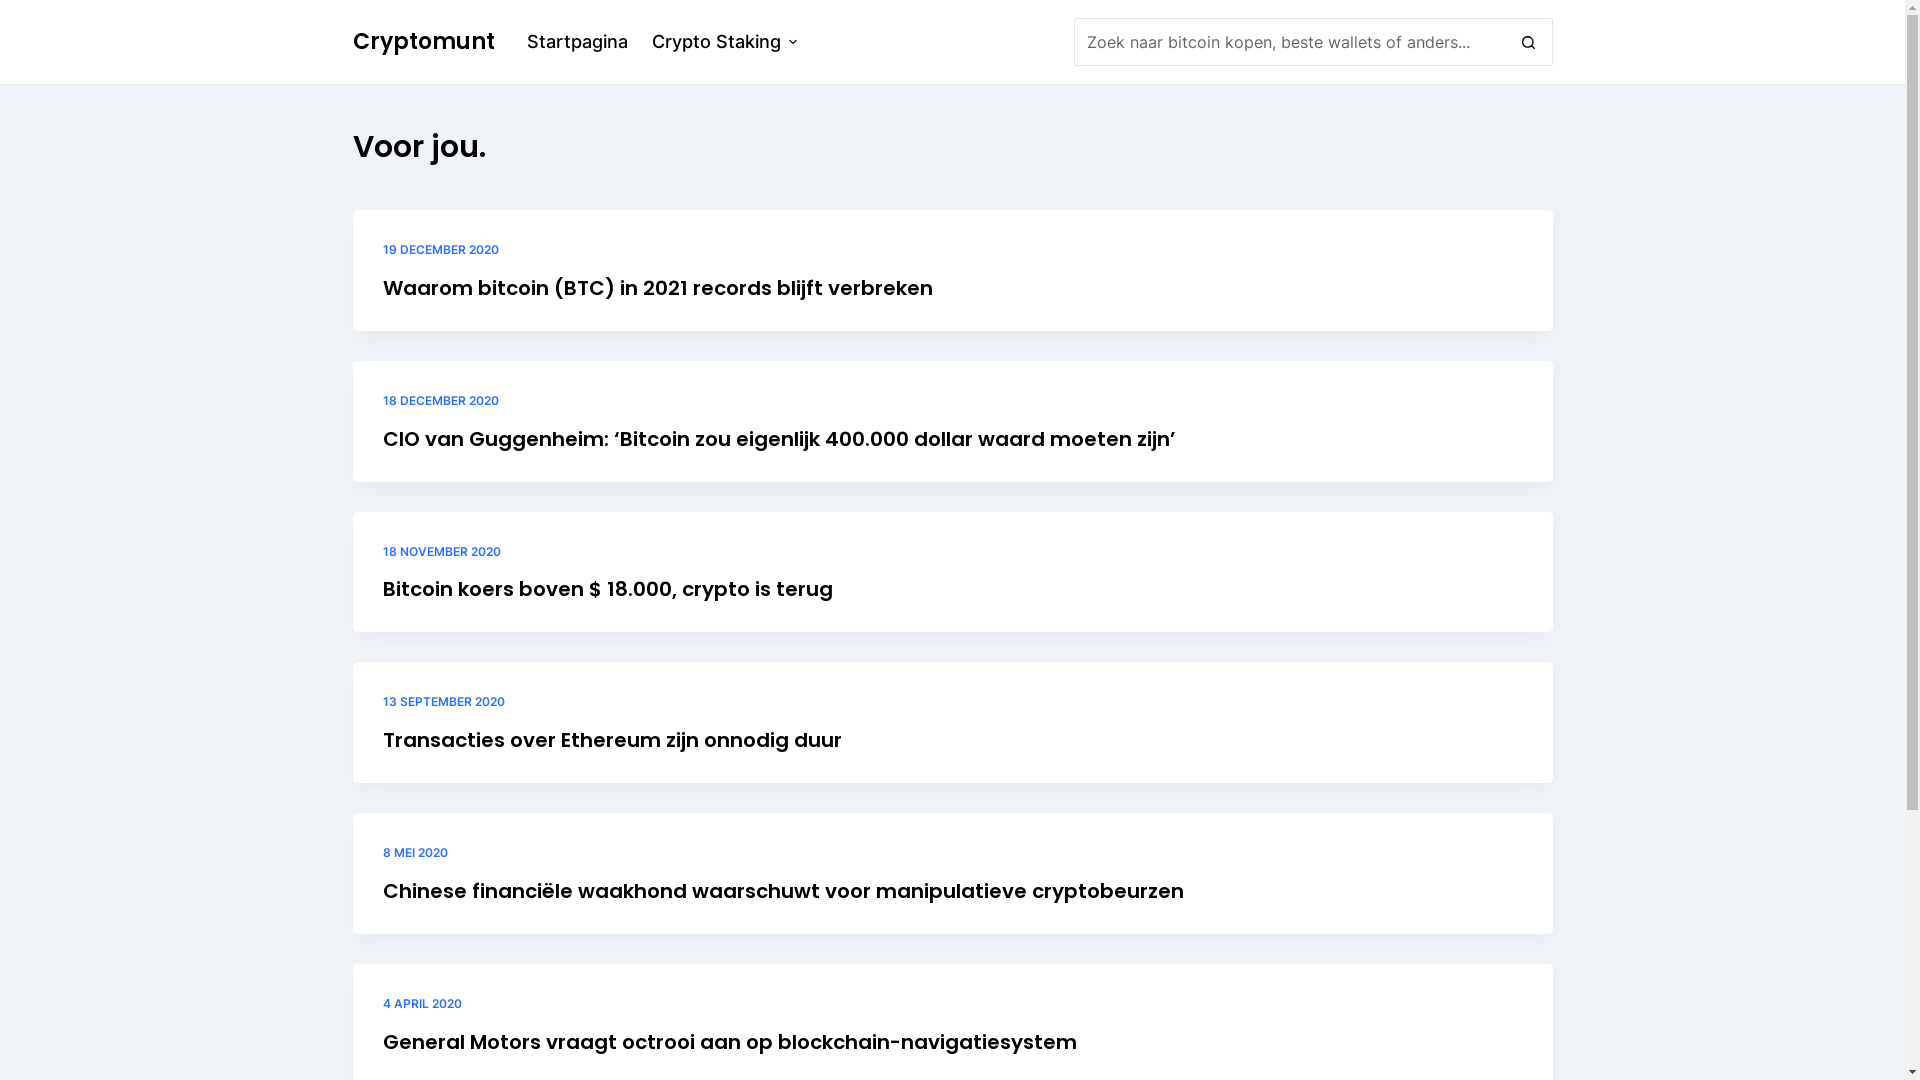 The image size is (1920, 1080). I want to click on 'Waarom bitcoin (BTC) in 2021 records blijft verbreken', so click(657, 288).